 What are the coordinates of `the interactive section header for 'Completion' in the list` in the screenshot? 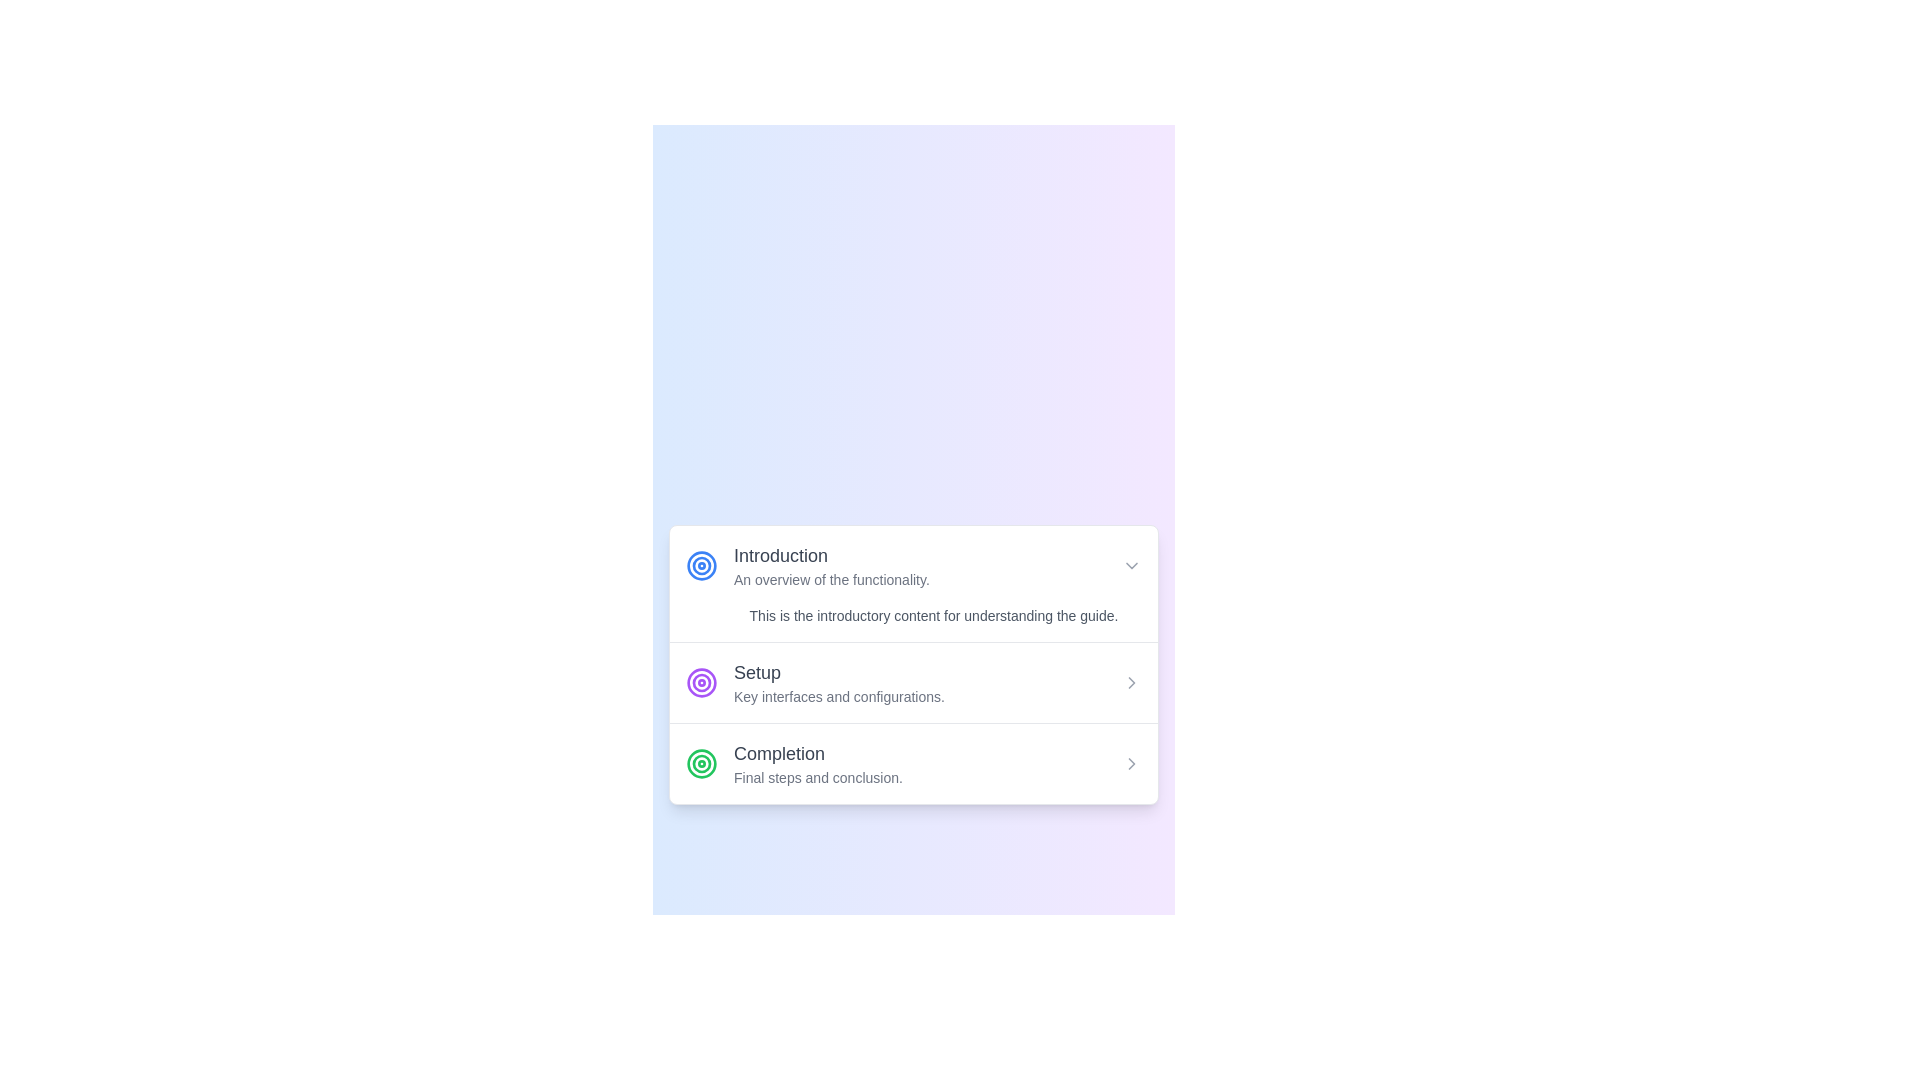 It's located at (912, 763).